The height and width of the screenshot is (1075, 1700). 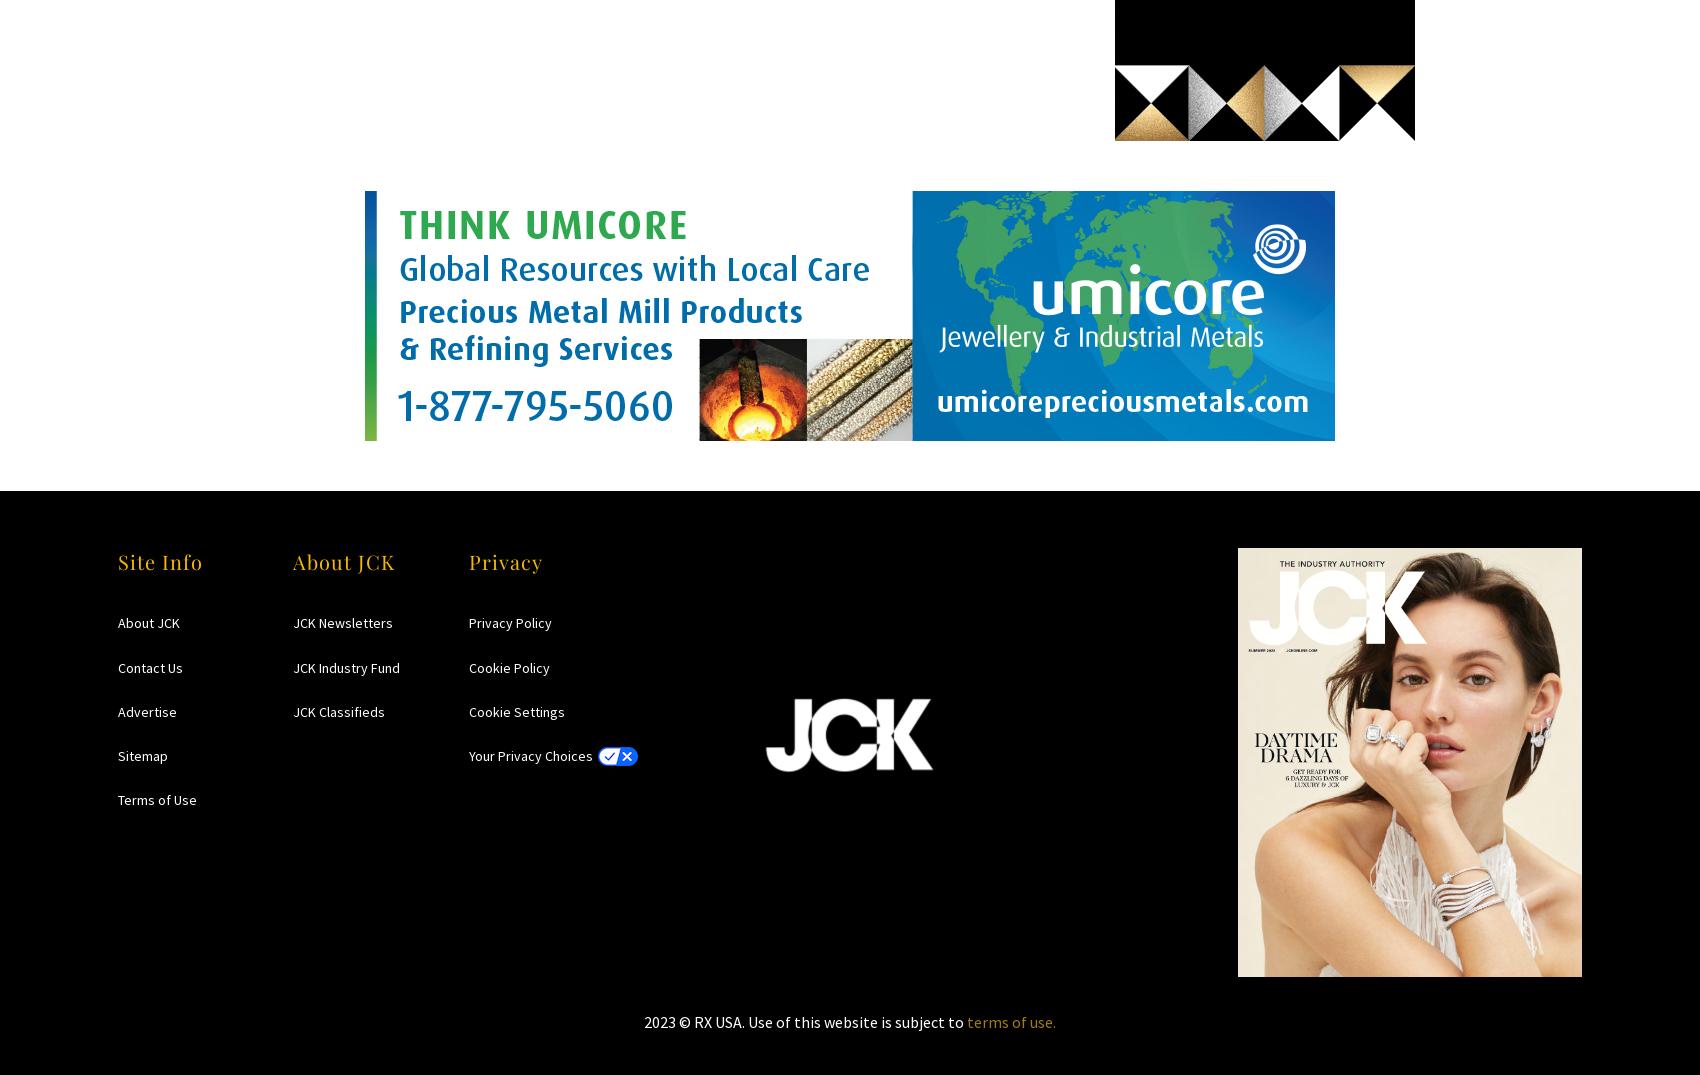 What do you see at coordinates (342, 621) in the screenshot?
I see `'JCK Newsletters'` at bounding box center [342, 621].